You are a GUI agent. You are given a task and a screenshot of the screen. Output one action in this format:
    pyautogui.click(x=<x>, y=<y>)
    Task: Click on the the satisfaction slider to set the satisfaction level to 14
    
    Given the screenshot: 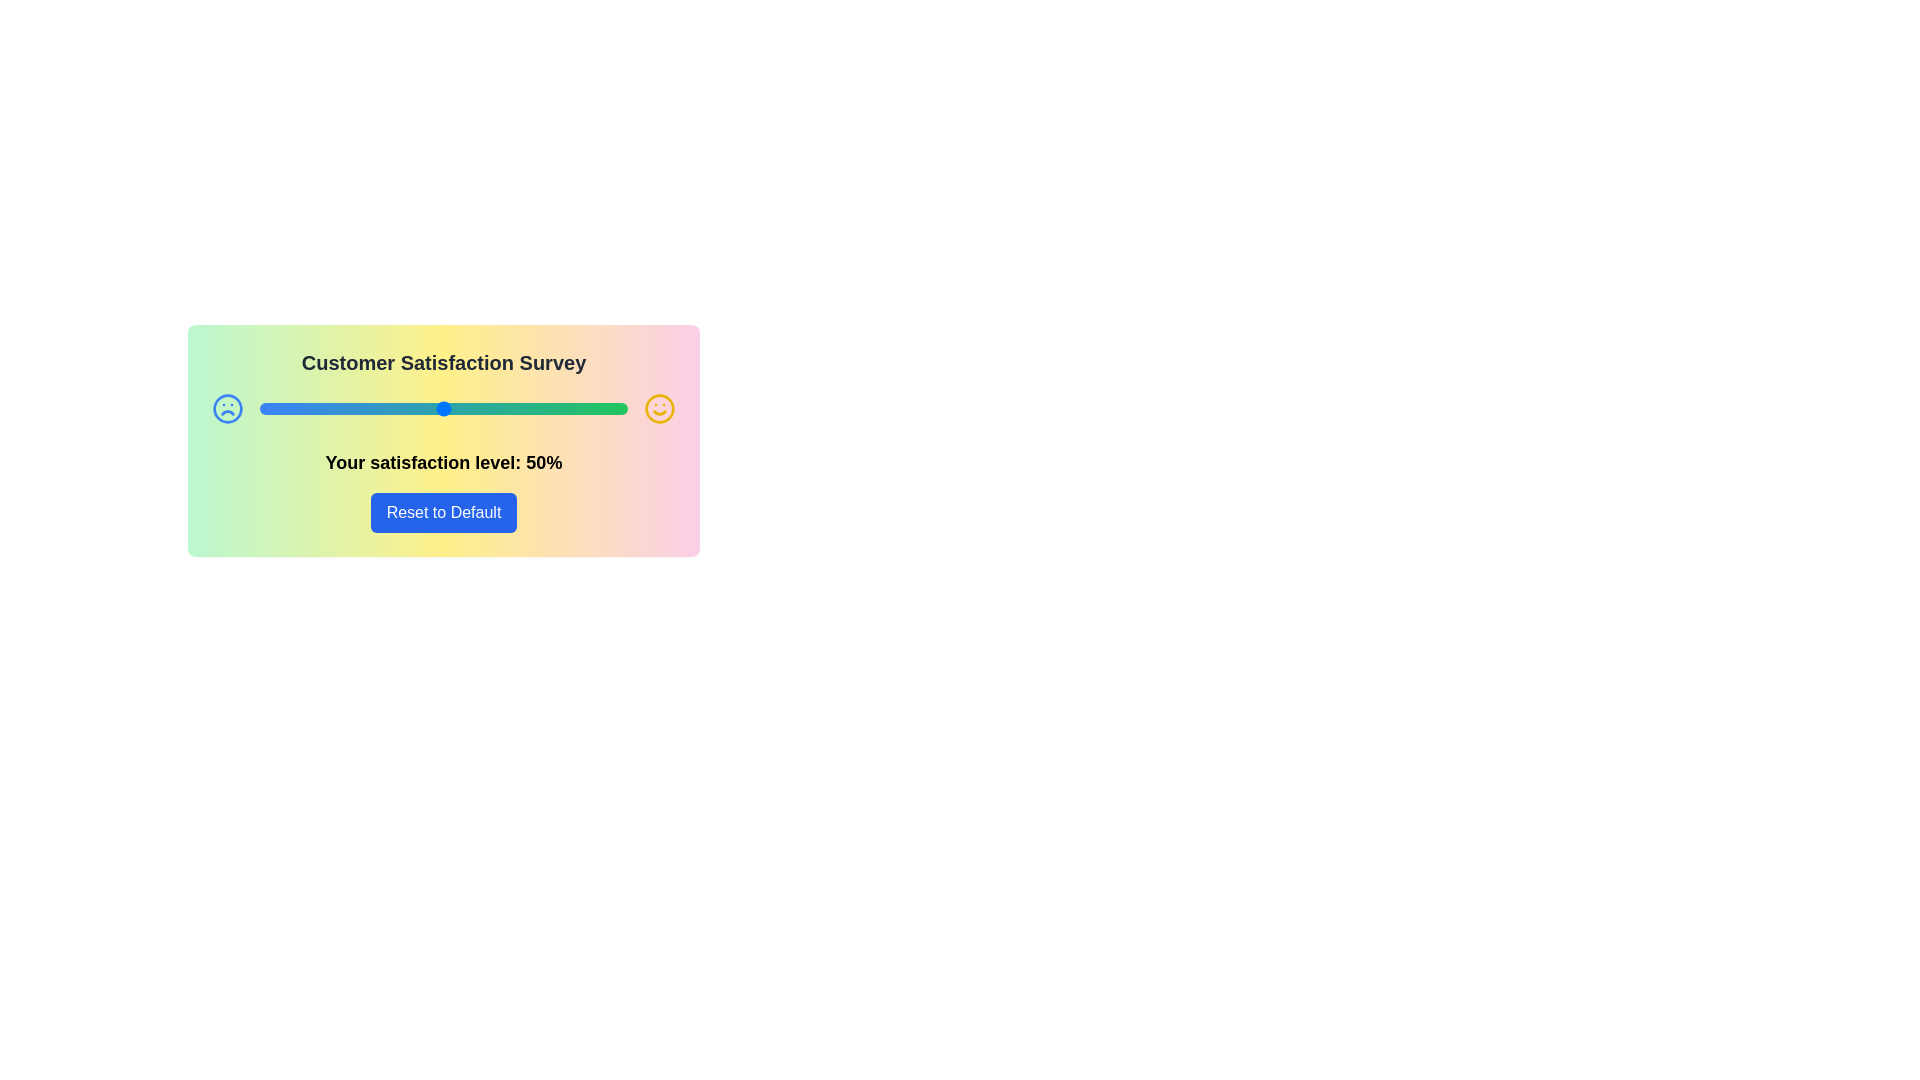 What is the action you would take?
    pyautogui.click(x=310, y=407)
    